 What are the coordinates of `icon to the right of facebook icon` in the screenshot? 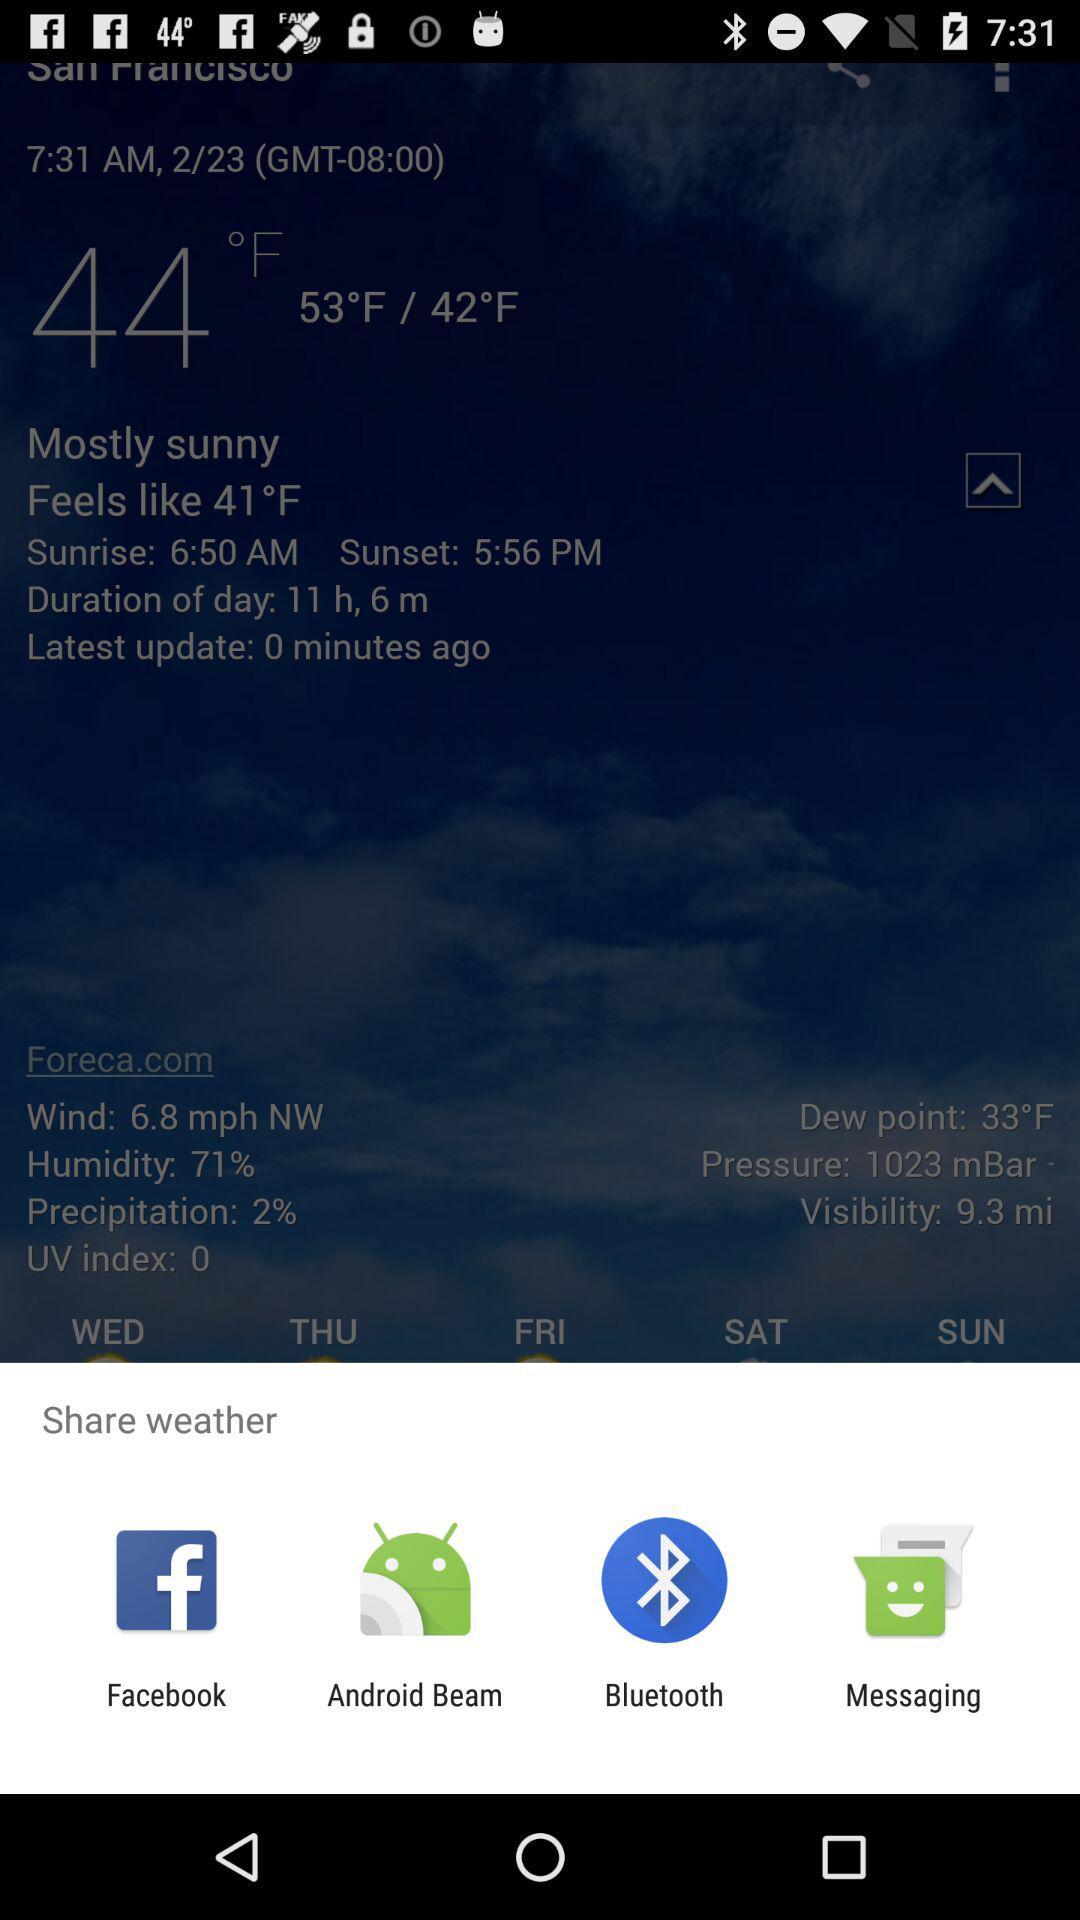 It's located at (414, 1711).